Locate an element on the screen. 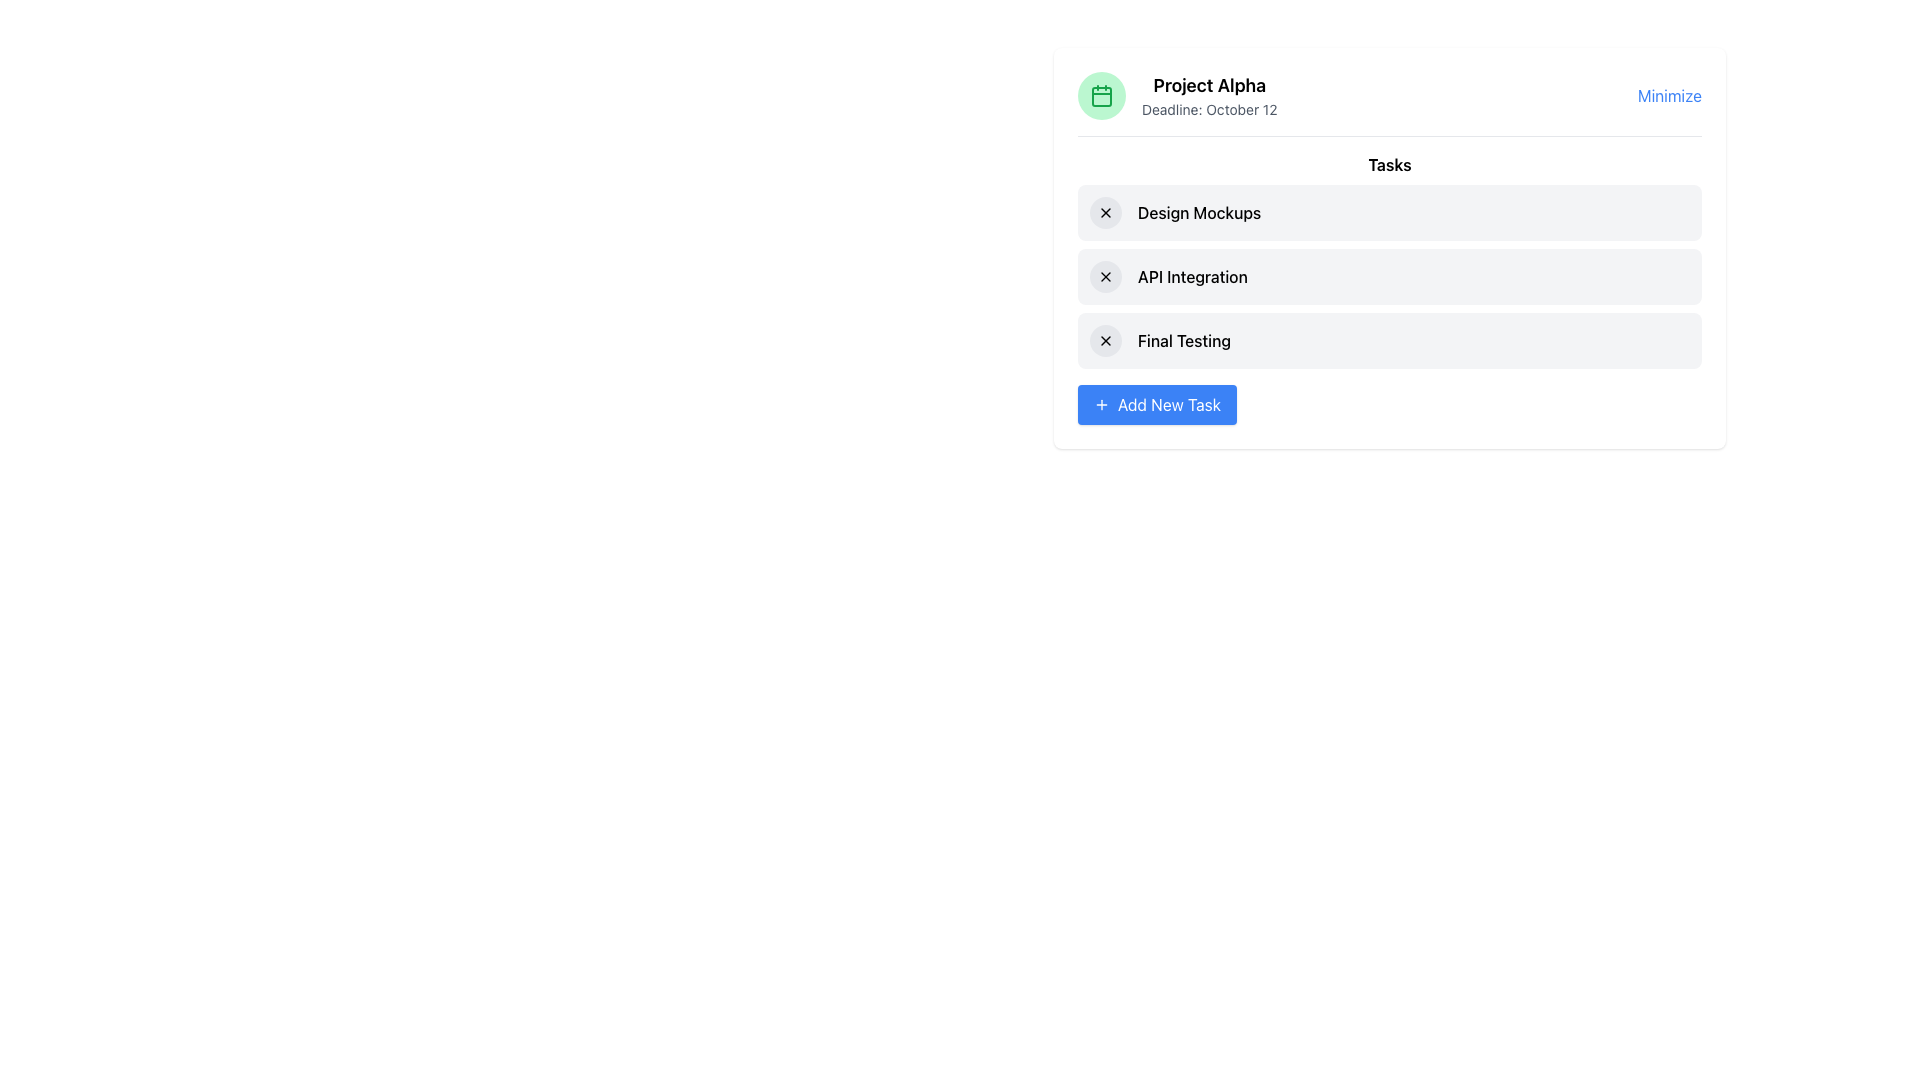  the circular green icon with a white calendar symbol, which is located to the left of the text block labeled 'Project Alpha' and its deadline is located at coordinates (1101, 96).